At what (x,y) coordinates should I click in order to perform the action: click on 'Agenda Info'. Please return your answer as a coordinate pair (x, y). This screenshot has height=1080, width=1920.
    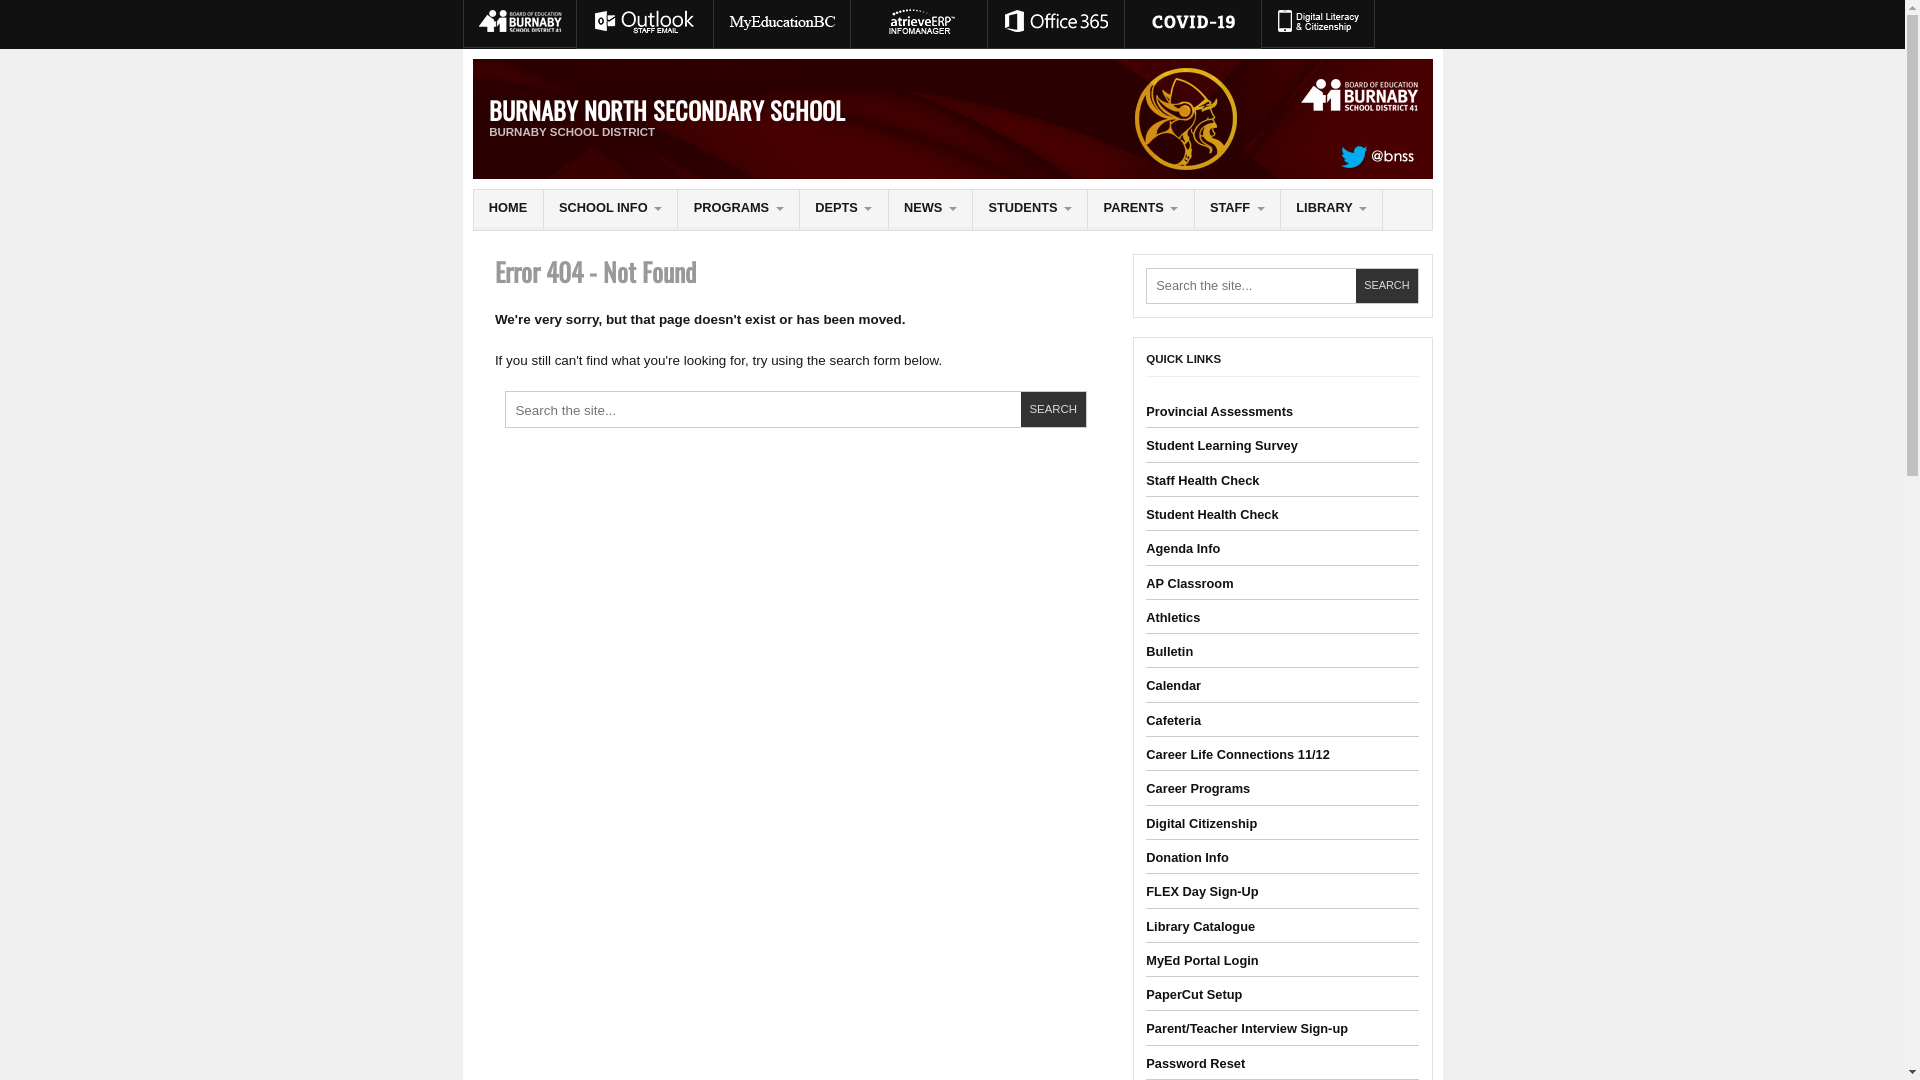
    Looking at the image, I should click on (1182, 548).